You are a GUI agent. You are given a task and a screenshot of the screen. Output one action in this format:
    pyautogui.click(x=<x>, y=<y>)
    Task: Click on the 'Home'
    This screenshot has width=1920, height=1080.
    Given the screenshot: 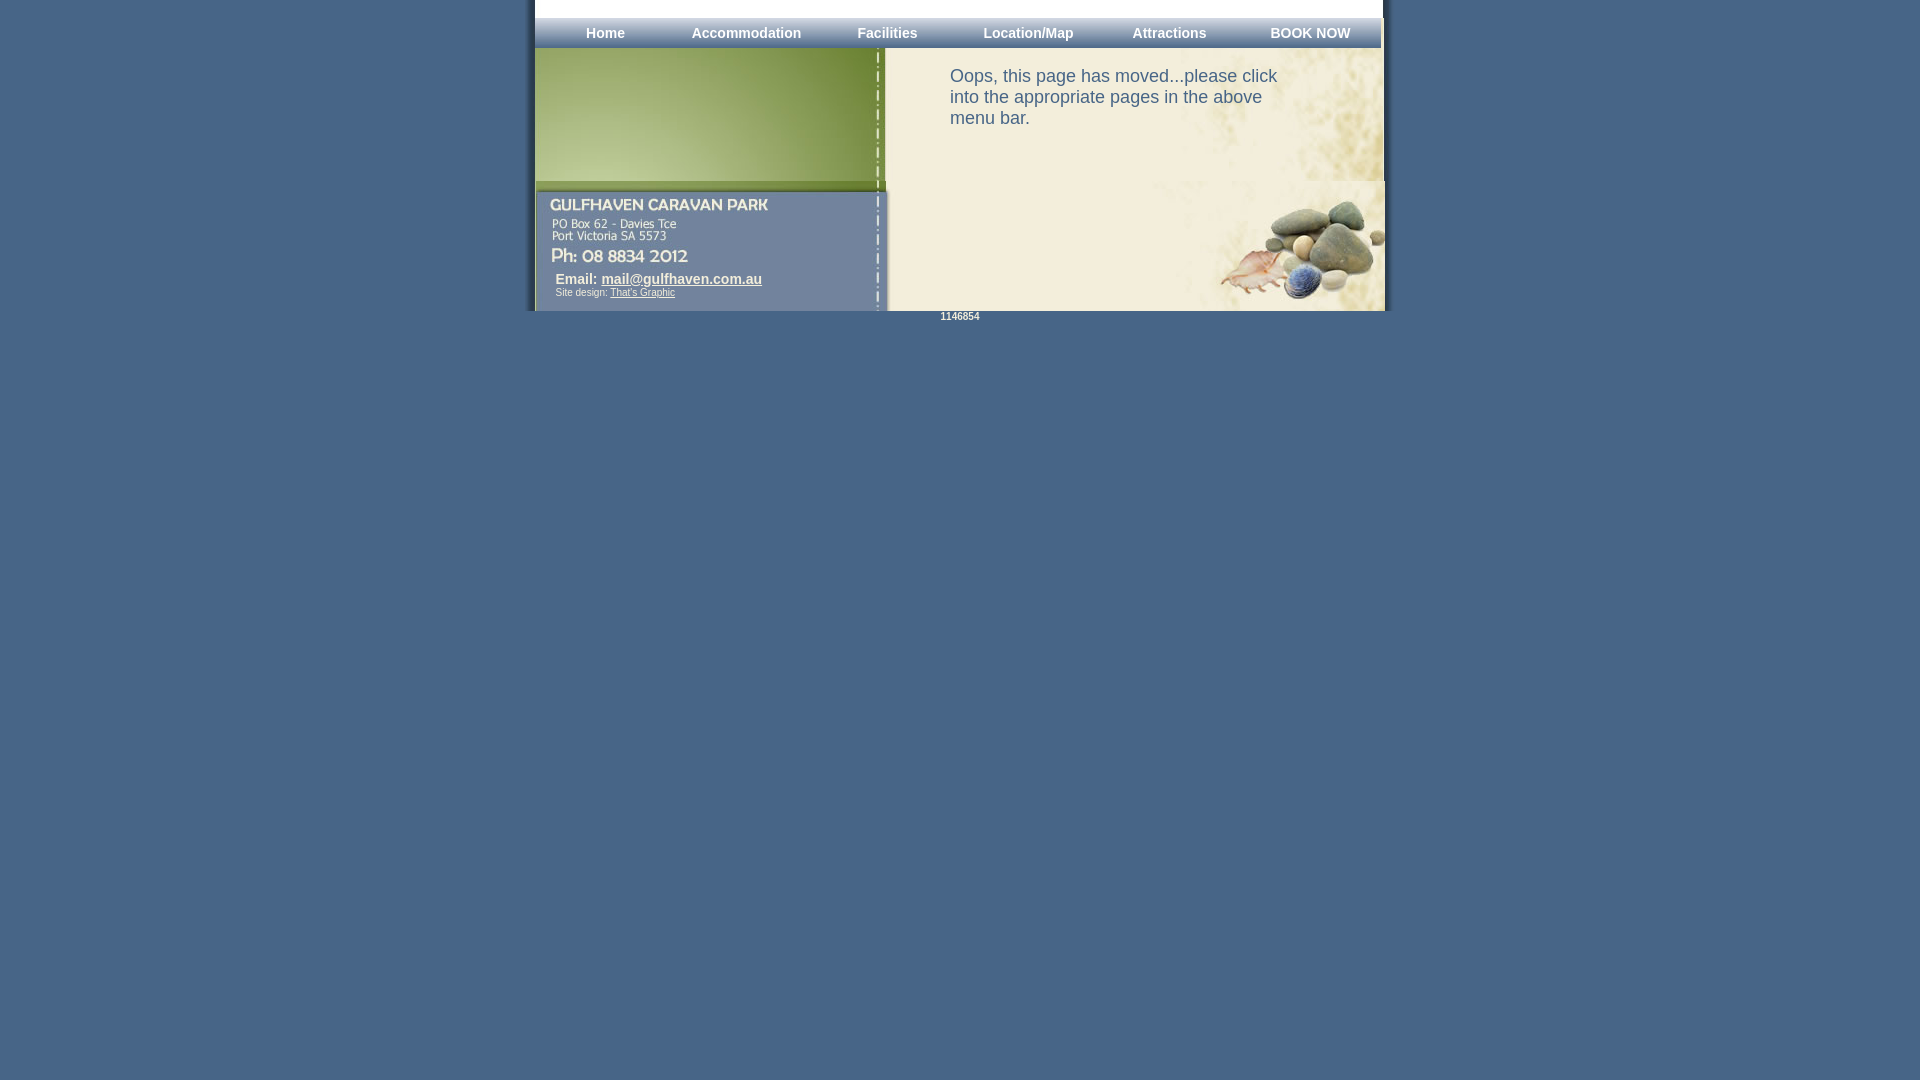 What is the action you would take?
    pyautogui.click(x=604, y=33)
    